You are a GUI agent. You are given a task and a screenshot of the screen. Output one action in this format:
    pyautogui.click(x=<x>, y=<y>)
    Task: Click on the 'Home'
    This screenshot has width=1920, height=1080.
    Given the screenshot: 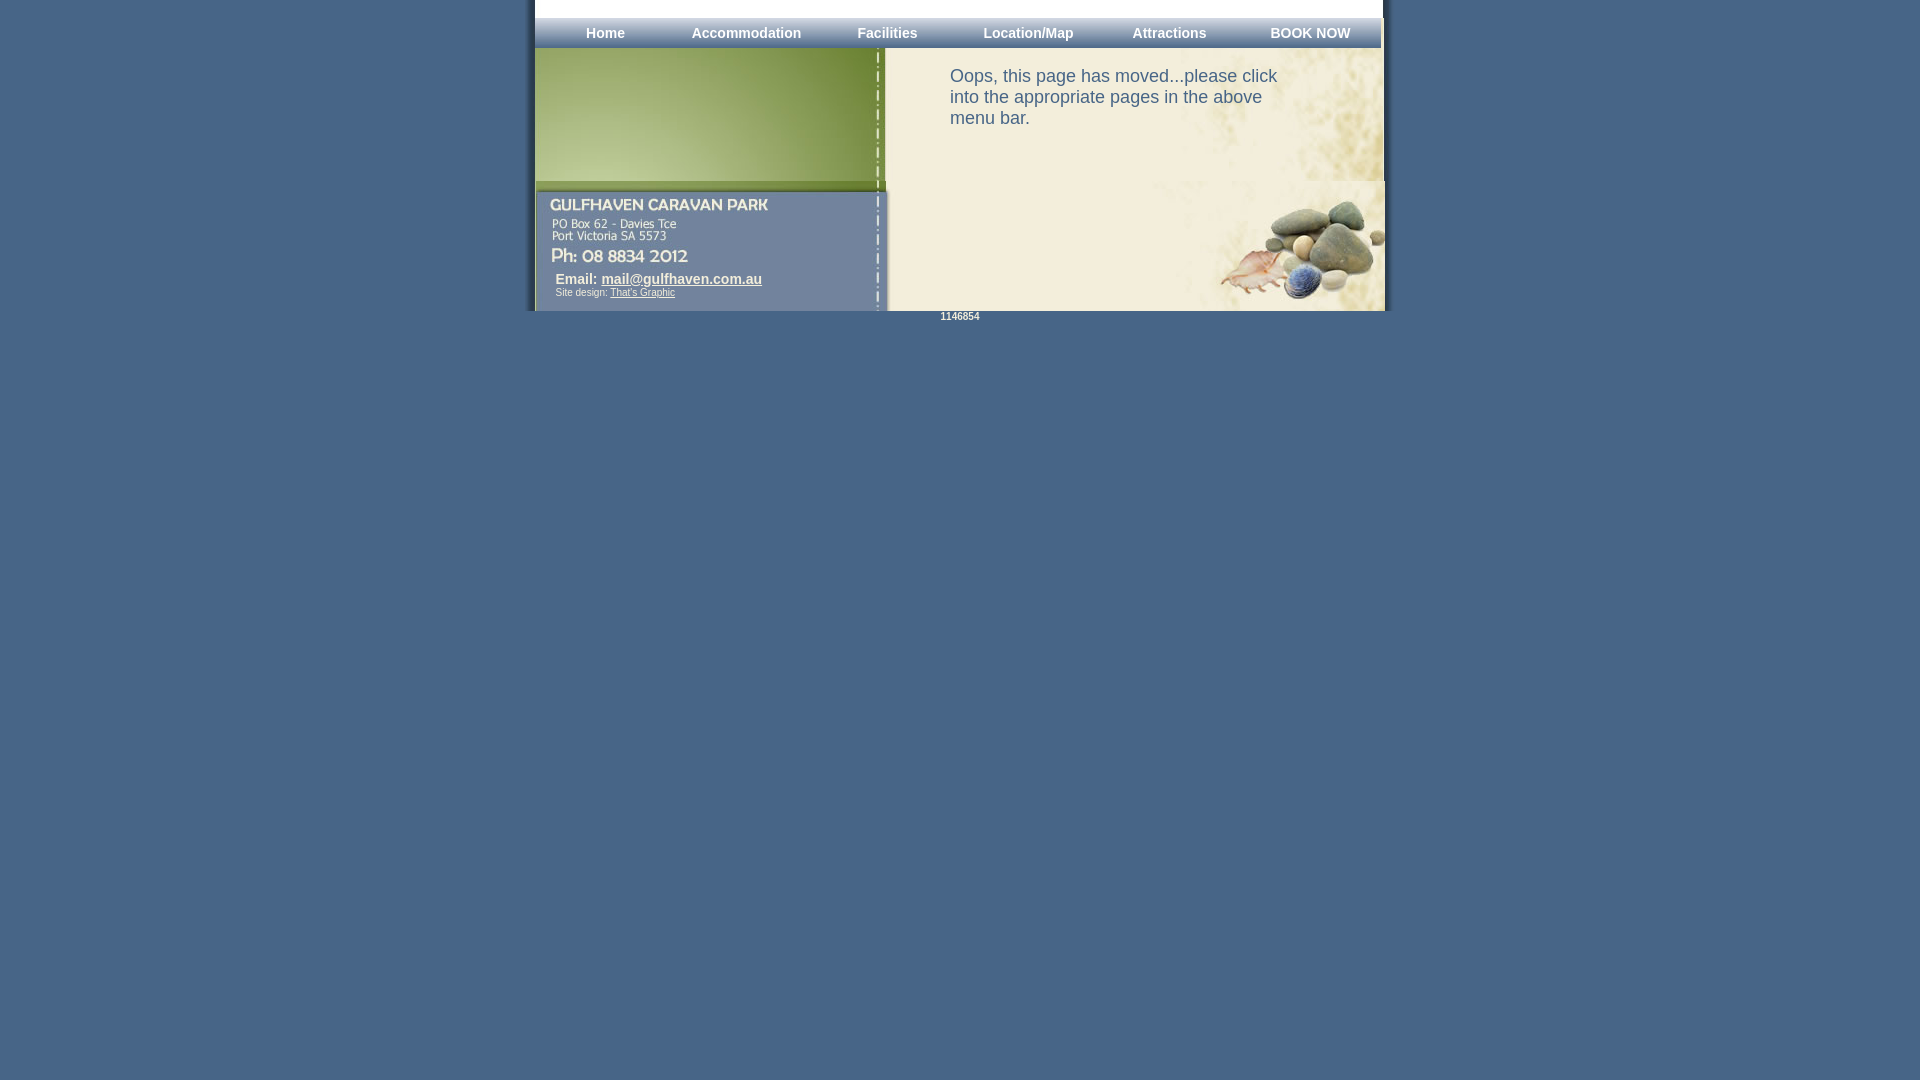 What is the action you would take?
    pyautogui.click(x=604, y=33)
    